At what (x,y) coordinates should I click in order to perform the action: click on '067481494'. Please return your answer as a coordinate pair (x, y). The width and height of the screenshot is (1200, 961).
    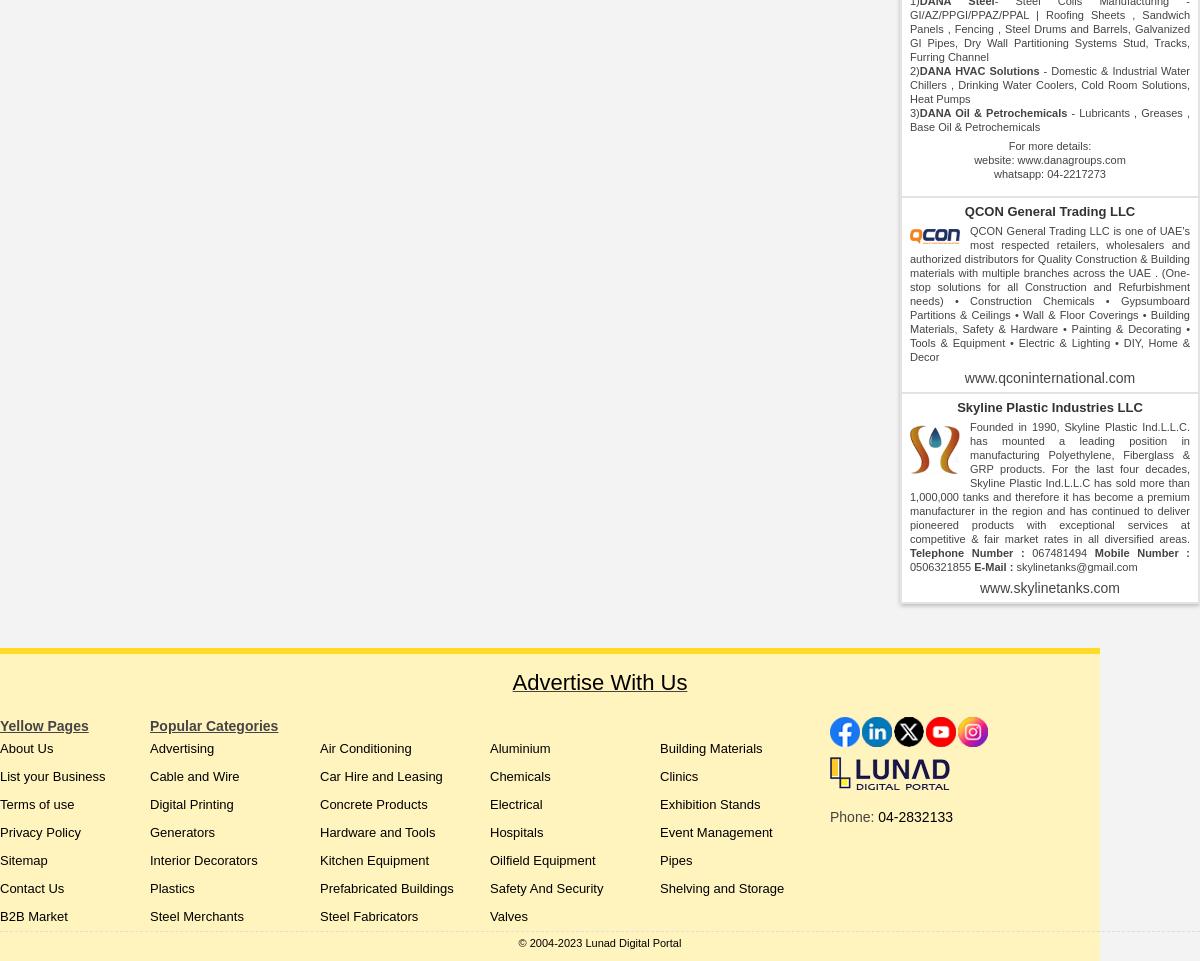
    Looking at the image, I should click on (1061, 551).